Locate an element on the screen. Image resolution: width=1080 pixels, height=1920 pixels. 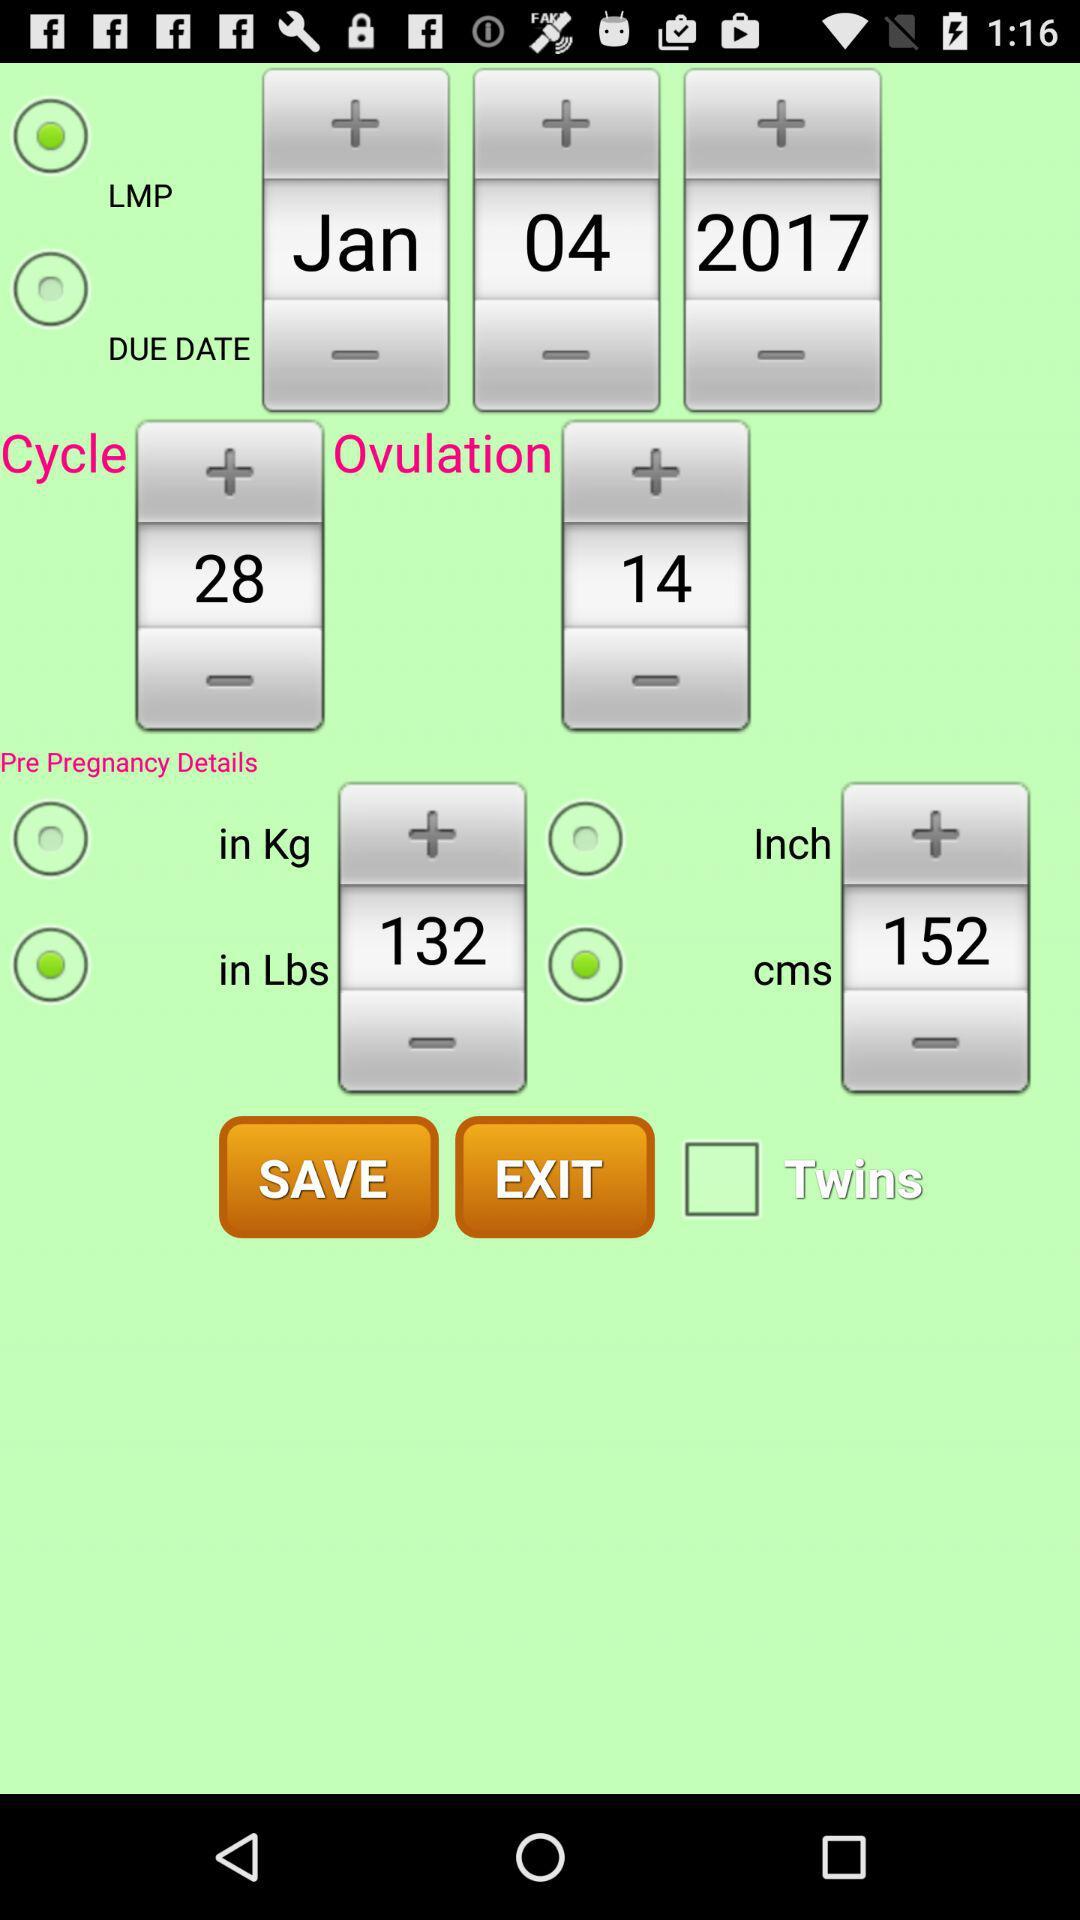
decrease option is located at coordinates (935, 1048).